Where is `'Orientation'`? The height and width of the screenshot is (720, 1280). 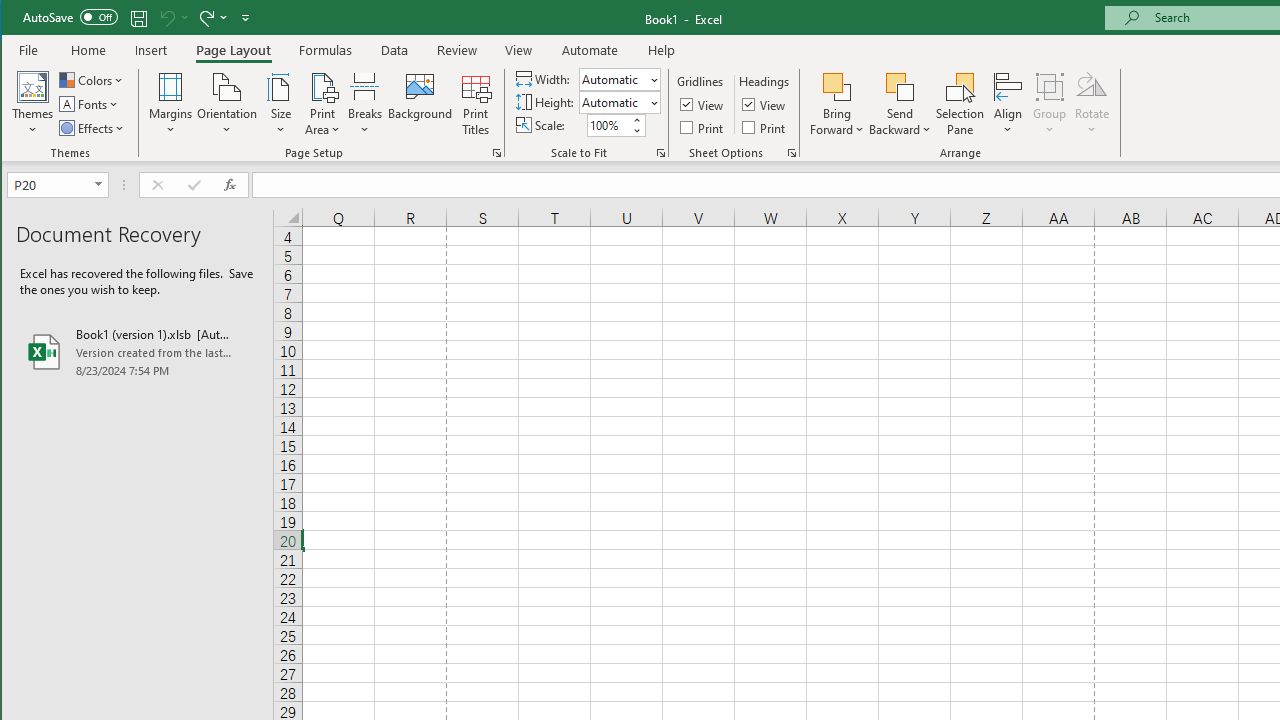 'Orientation' is located at coordinates (227, 104).